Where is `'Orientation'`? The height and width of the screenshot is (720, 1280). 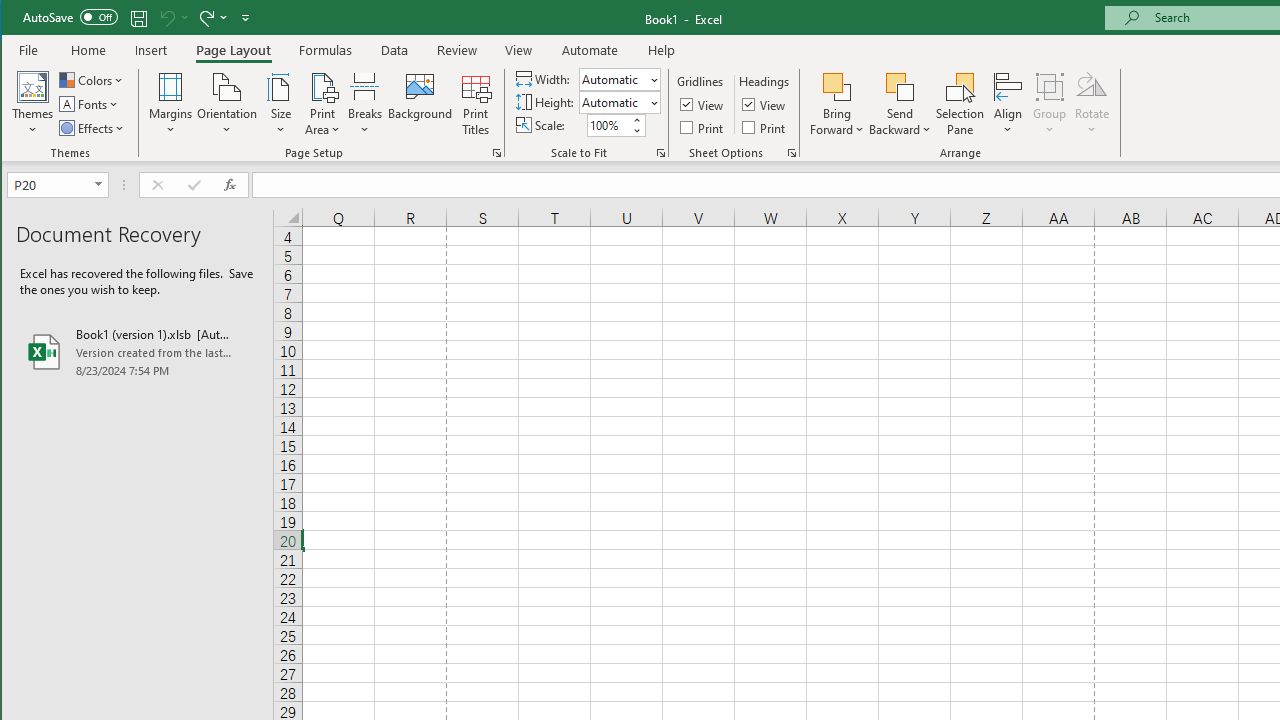 'Orientation' is located at coordinates (227, 104).